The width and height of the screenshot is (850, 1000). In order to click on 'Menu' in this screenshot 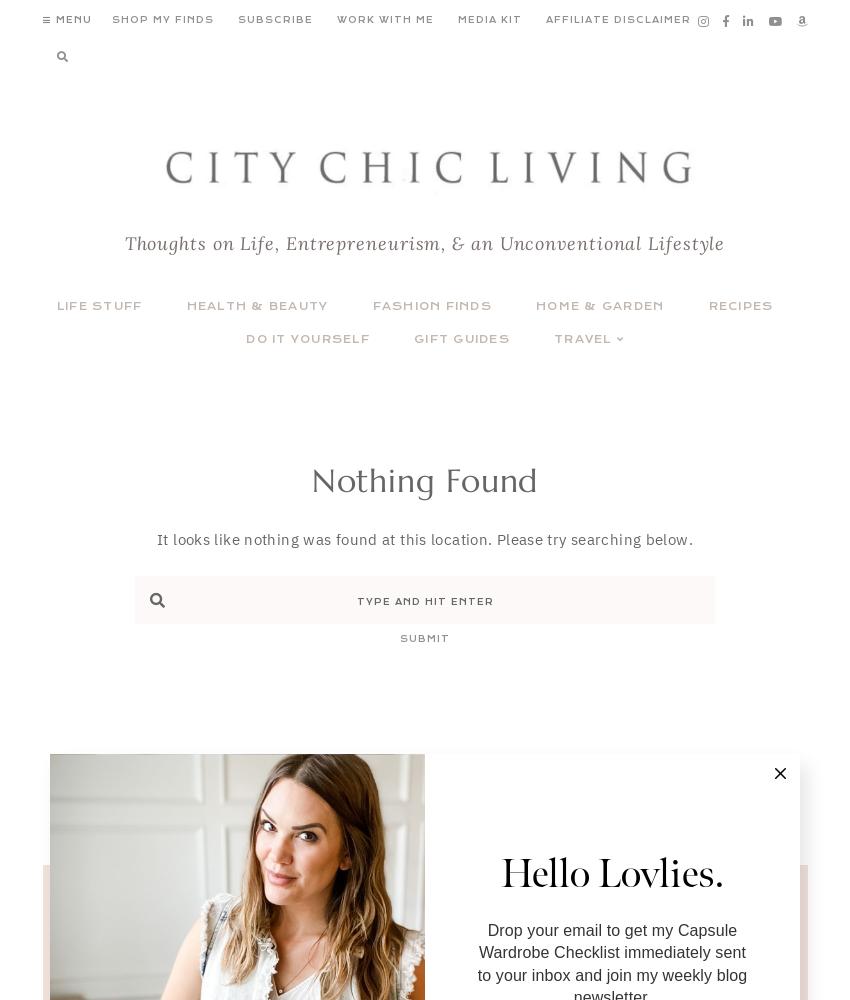, I will do `click(54, 20)`.